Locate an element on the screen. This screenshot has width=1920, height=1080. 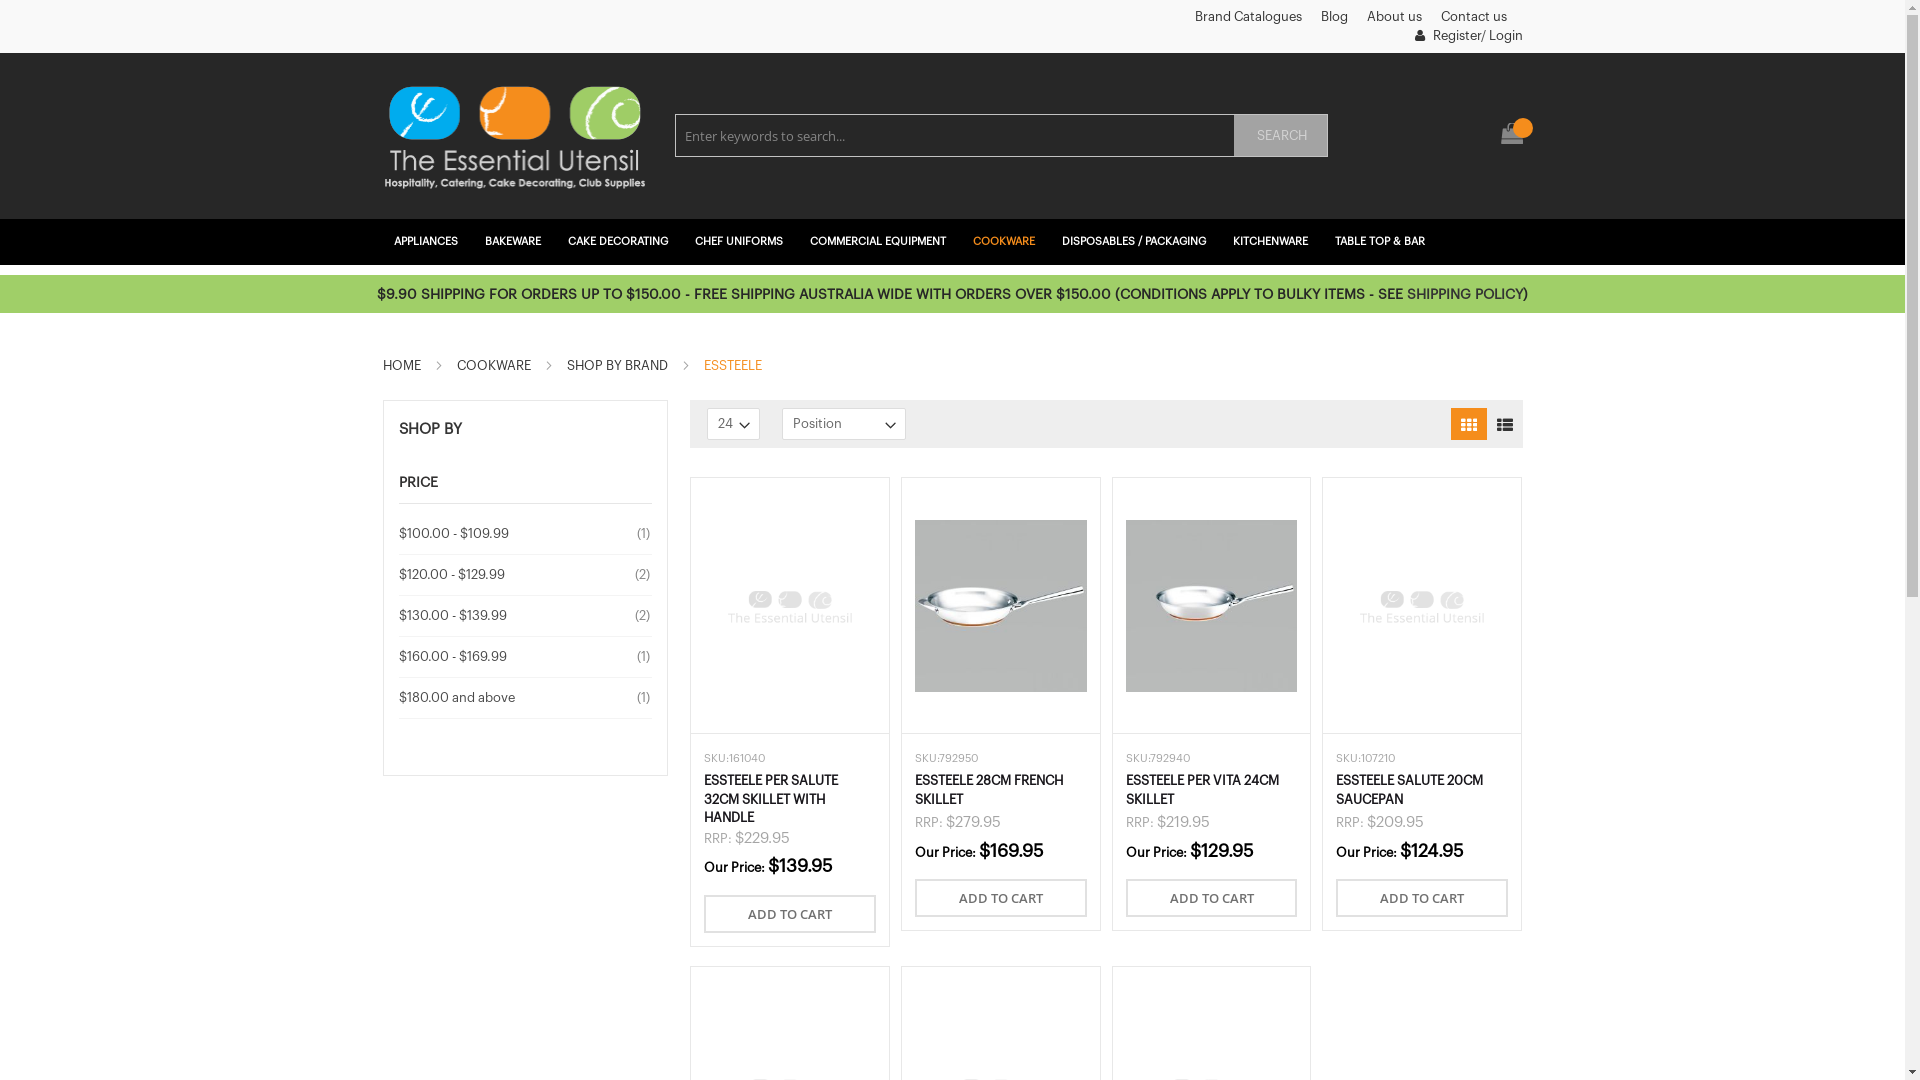
'SEARCH' is located at coordinates (1280, 135).